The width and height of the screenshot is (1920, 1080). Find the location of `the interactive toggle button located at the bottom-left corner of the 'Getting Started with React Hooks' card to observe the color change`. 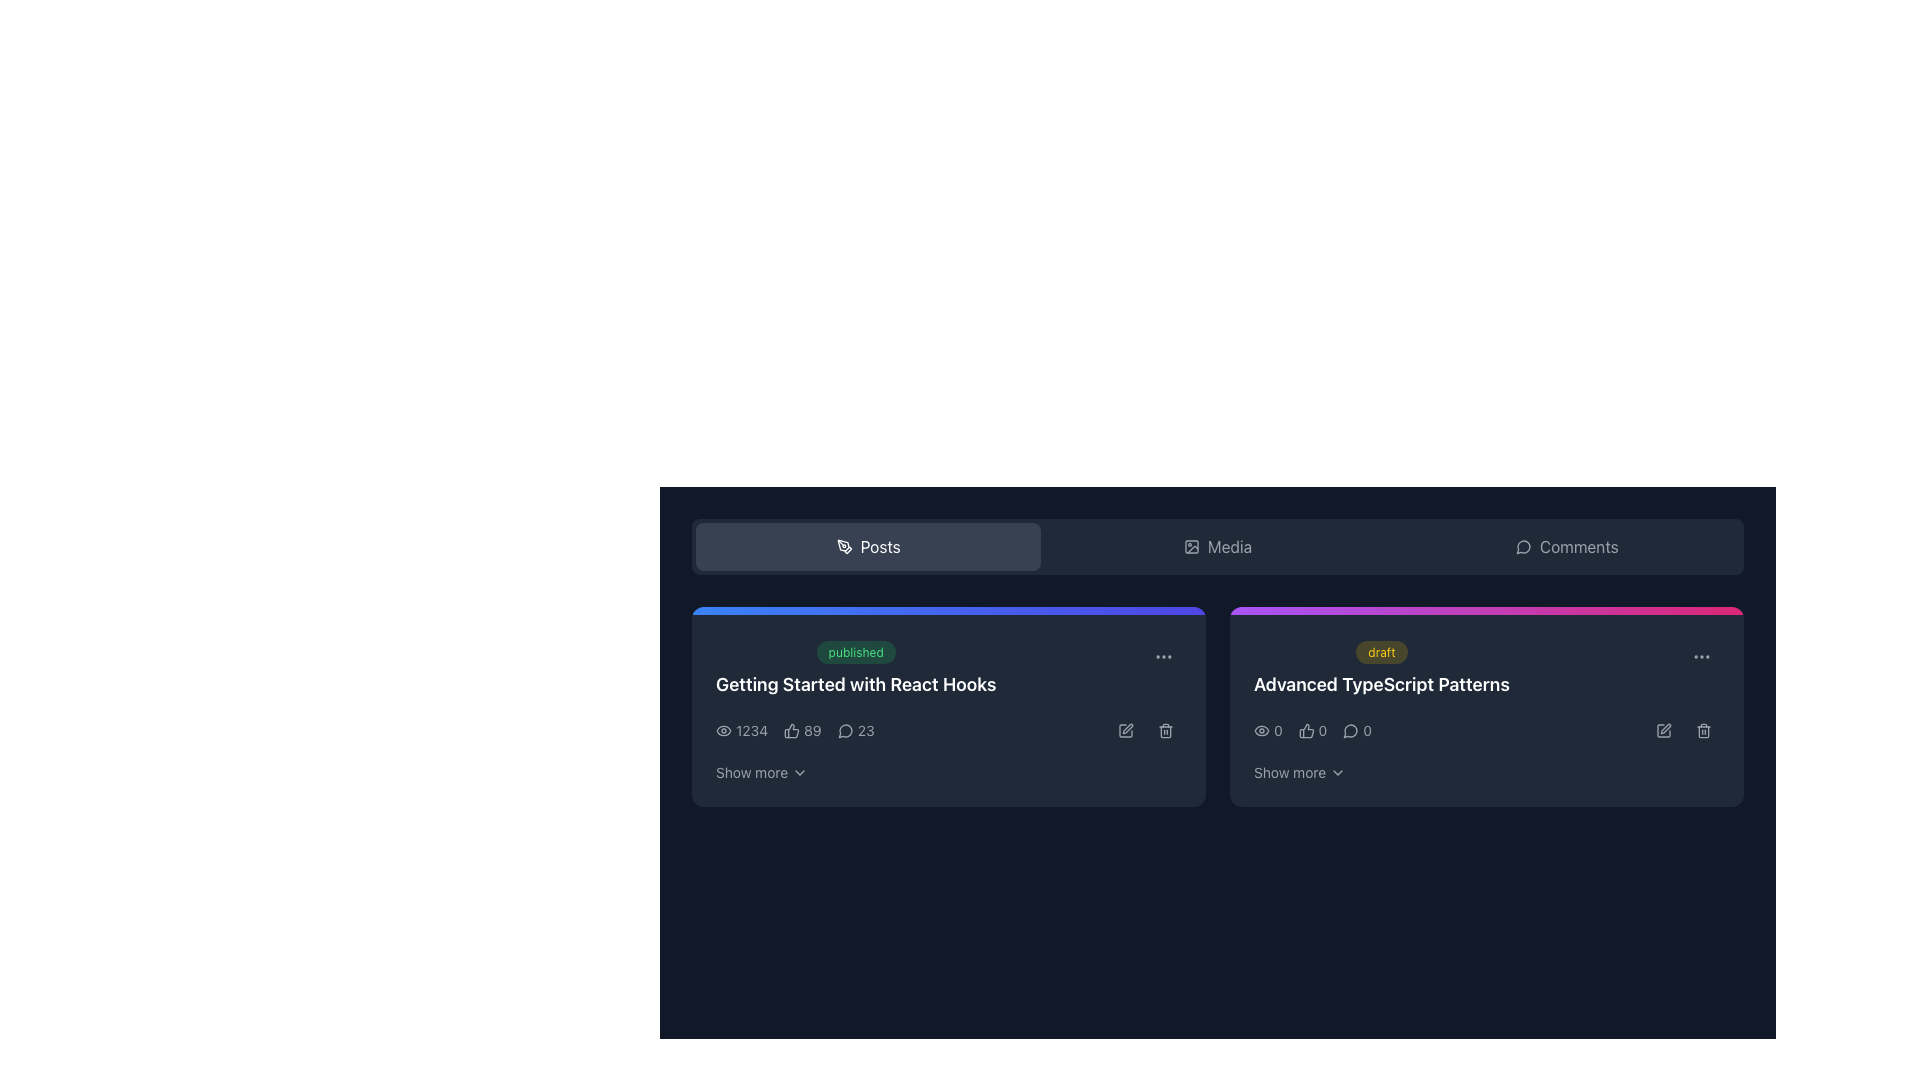

the interactive toggle button located at the bottom-left corner of the 'Getting Started with React Hooks' card to observe the color change is located at coordinates (761, 771).